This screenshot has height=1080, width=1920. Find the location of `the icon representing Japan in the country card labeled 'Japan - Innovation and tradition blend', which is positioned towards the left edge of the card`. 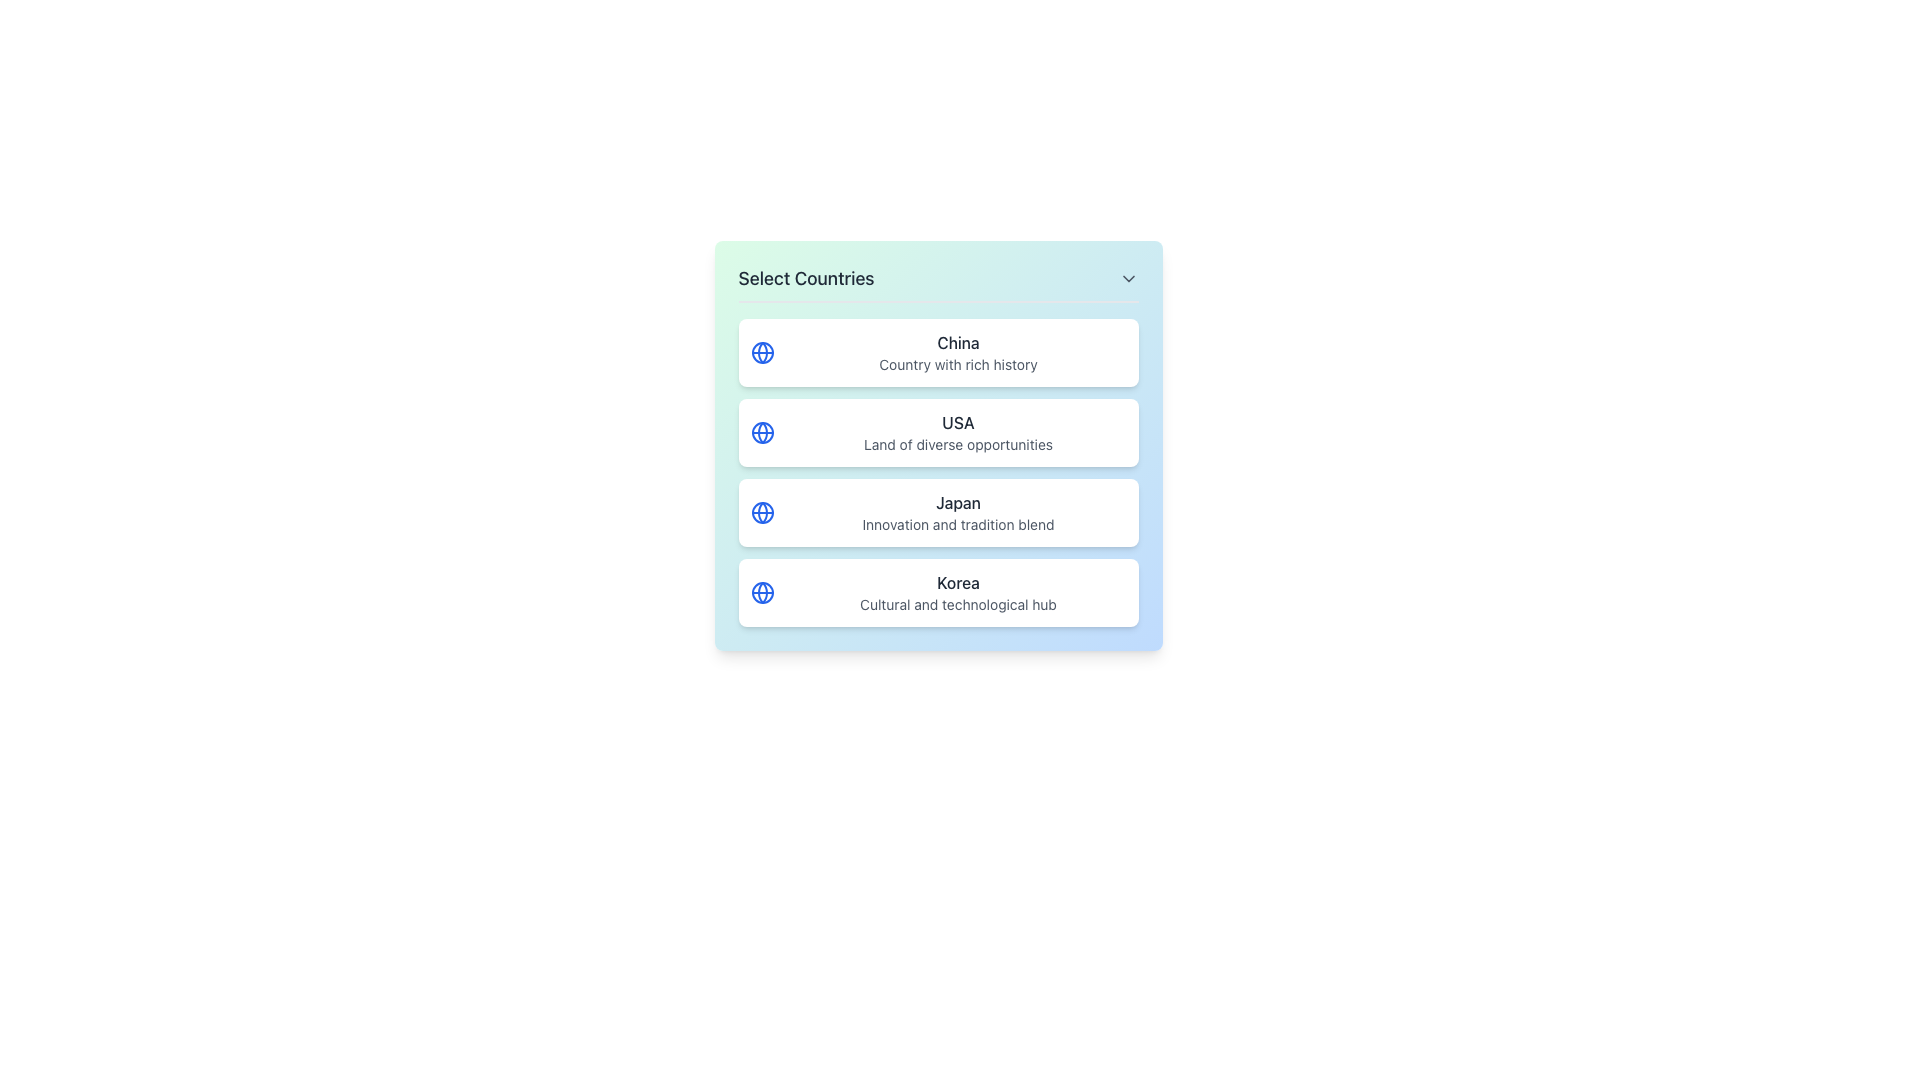

the icon representing Japan in the country card labeled 'Japan - Innovation and tradition blend', which is positioned towards the left edge of the card is located at coordinates (761, 512).